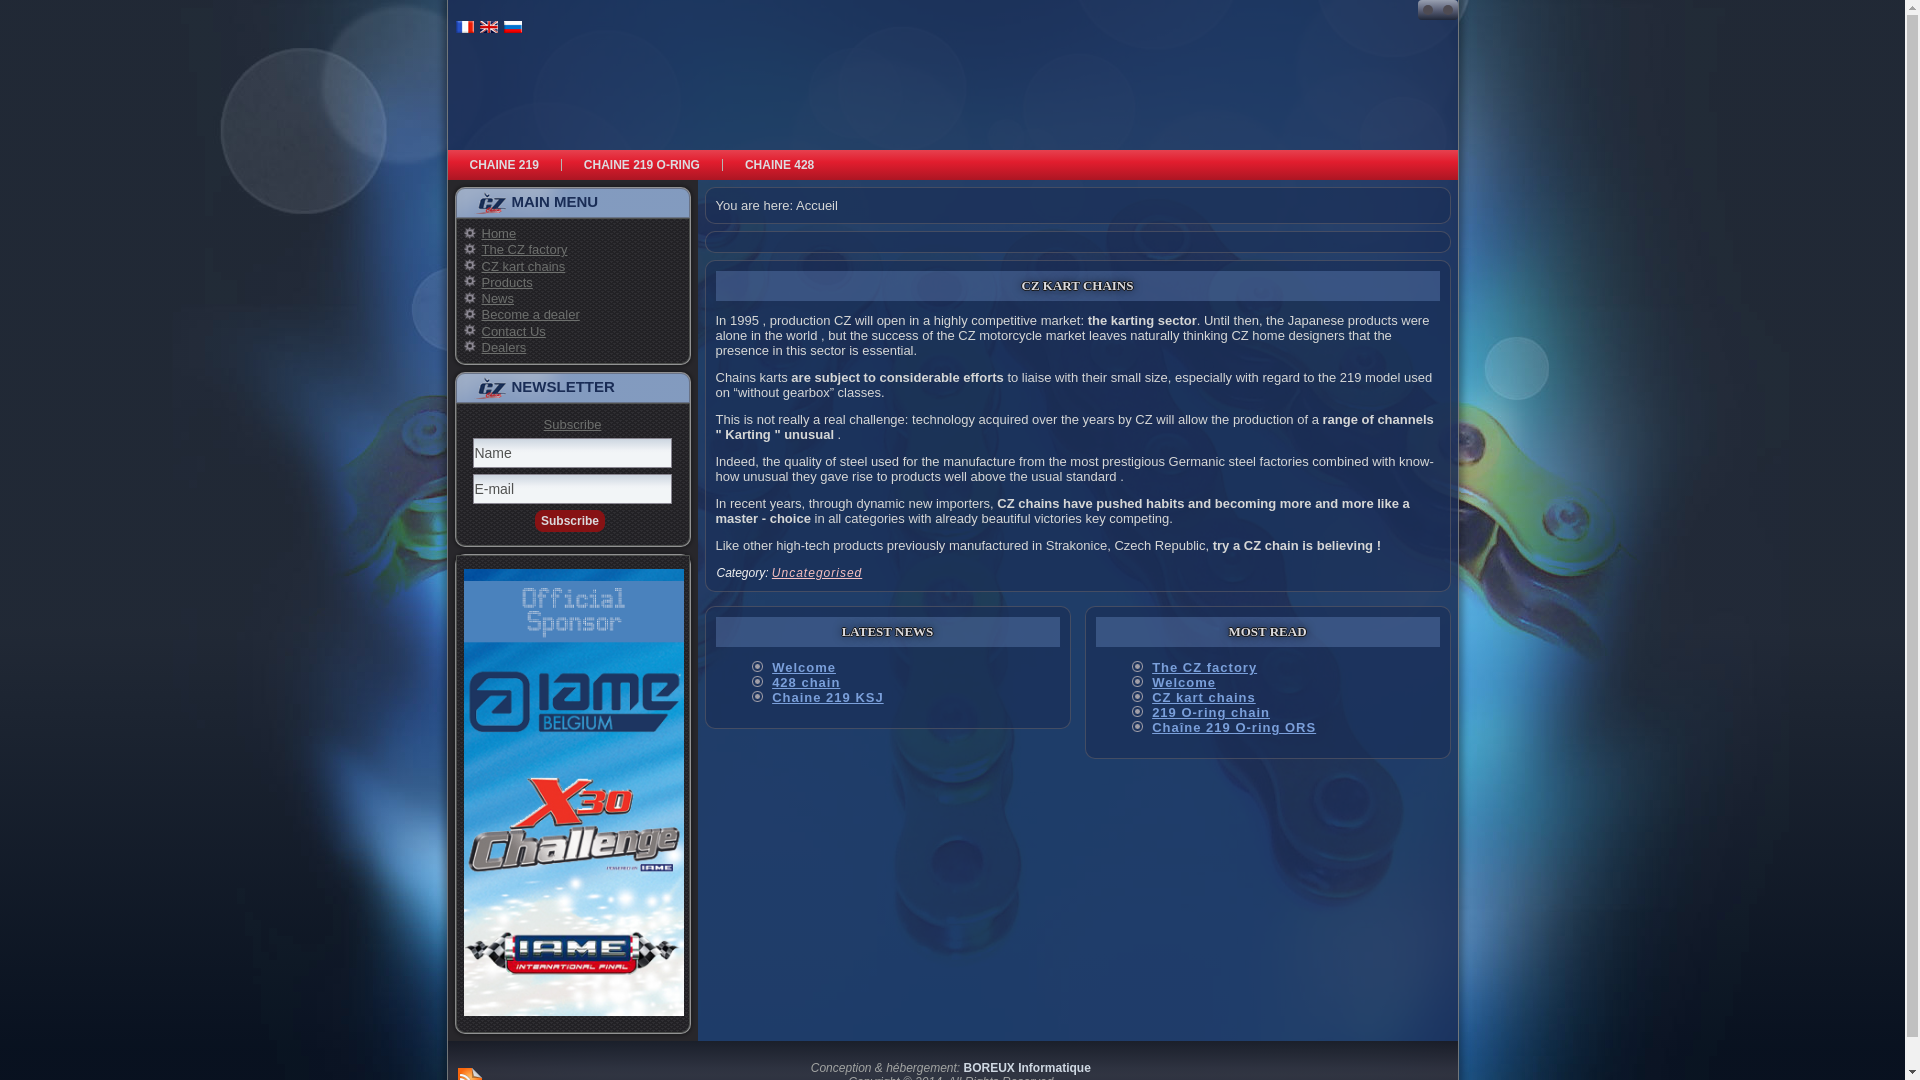  I want to click on 'English (UK)', so click(477, 27).